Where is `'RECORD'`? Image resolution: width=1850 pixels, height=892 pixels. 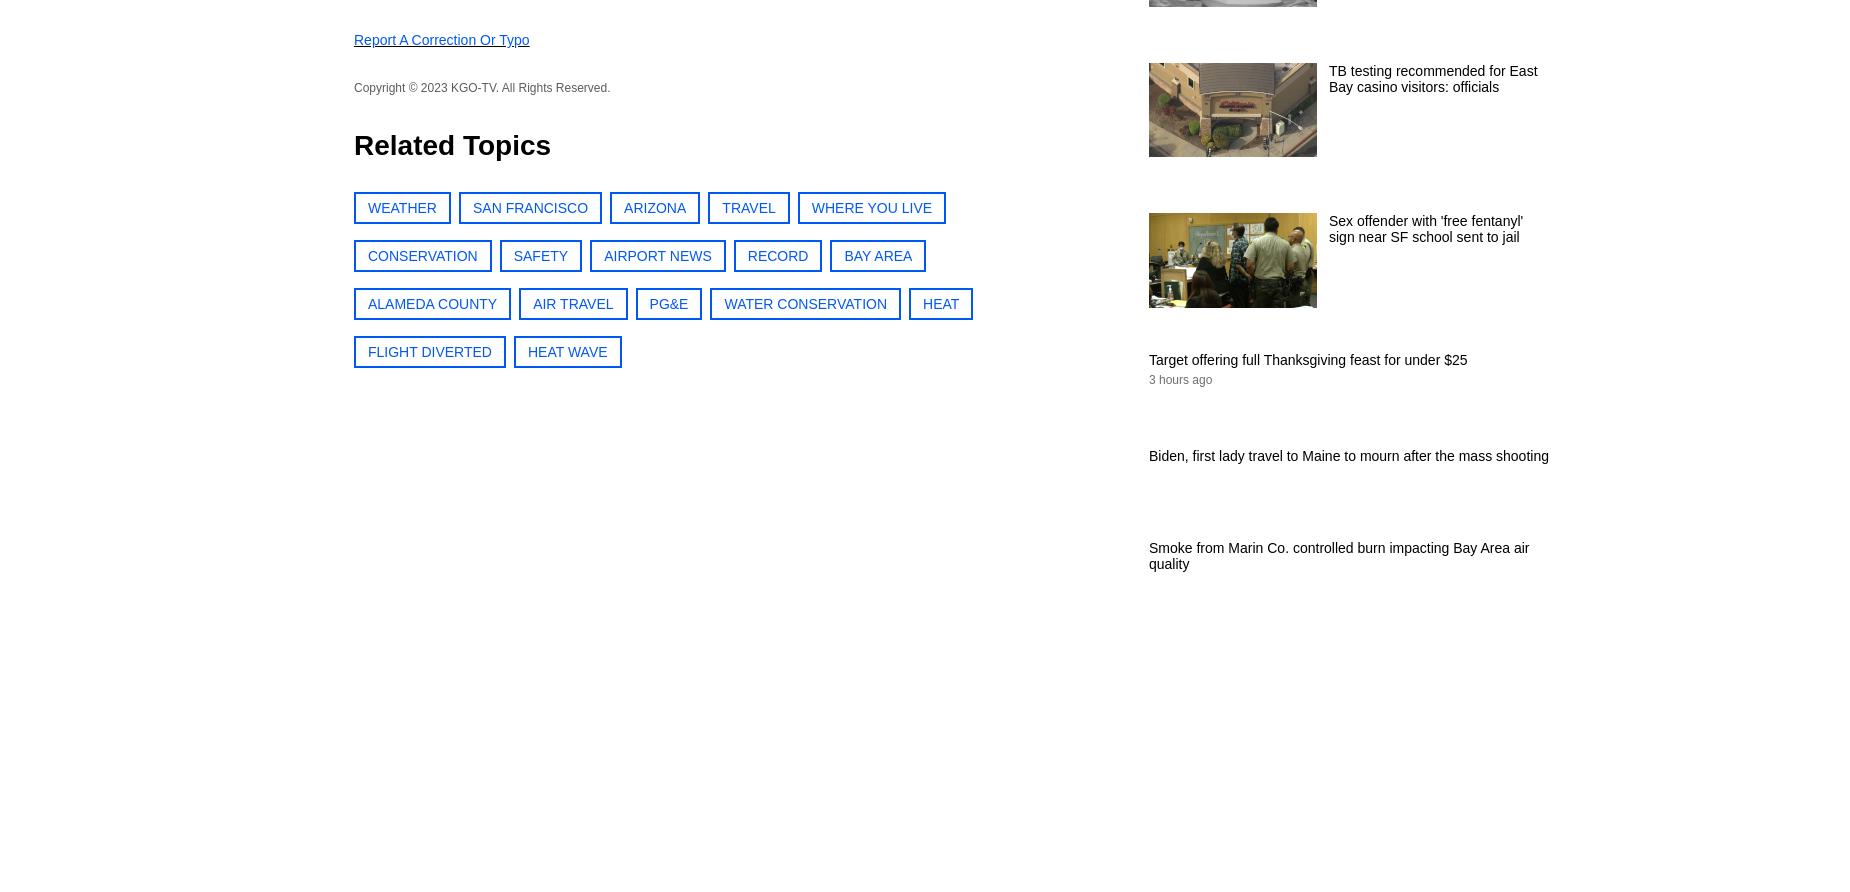
'RECORD' is located at coordinates (747, 256).